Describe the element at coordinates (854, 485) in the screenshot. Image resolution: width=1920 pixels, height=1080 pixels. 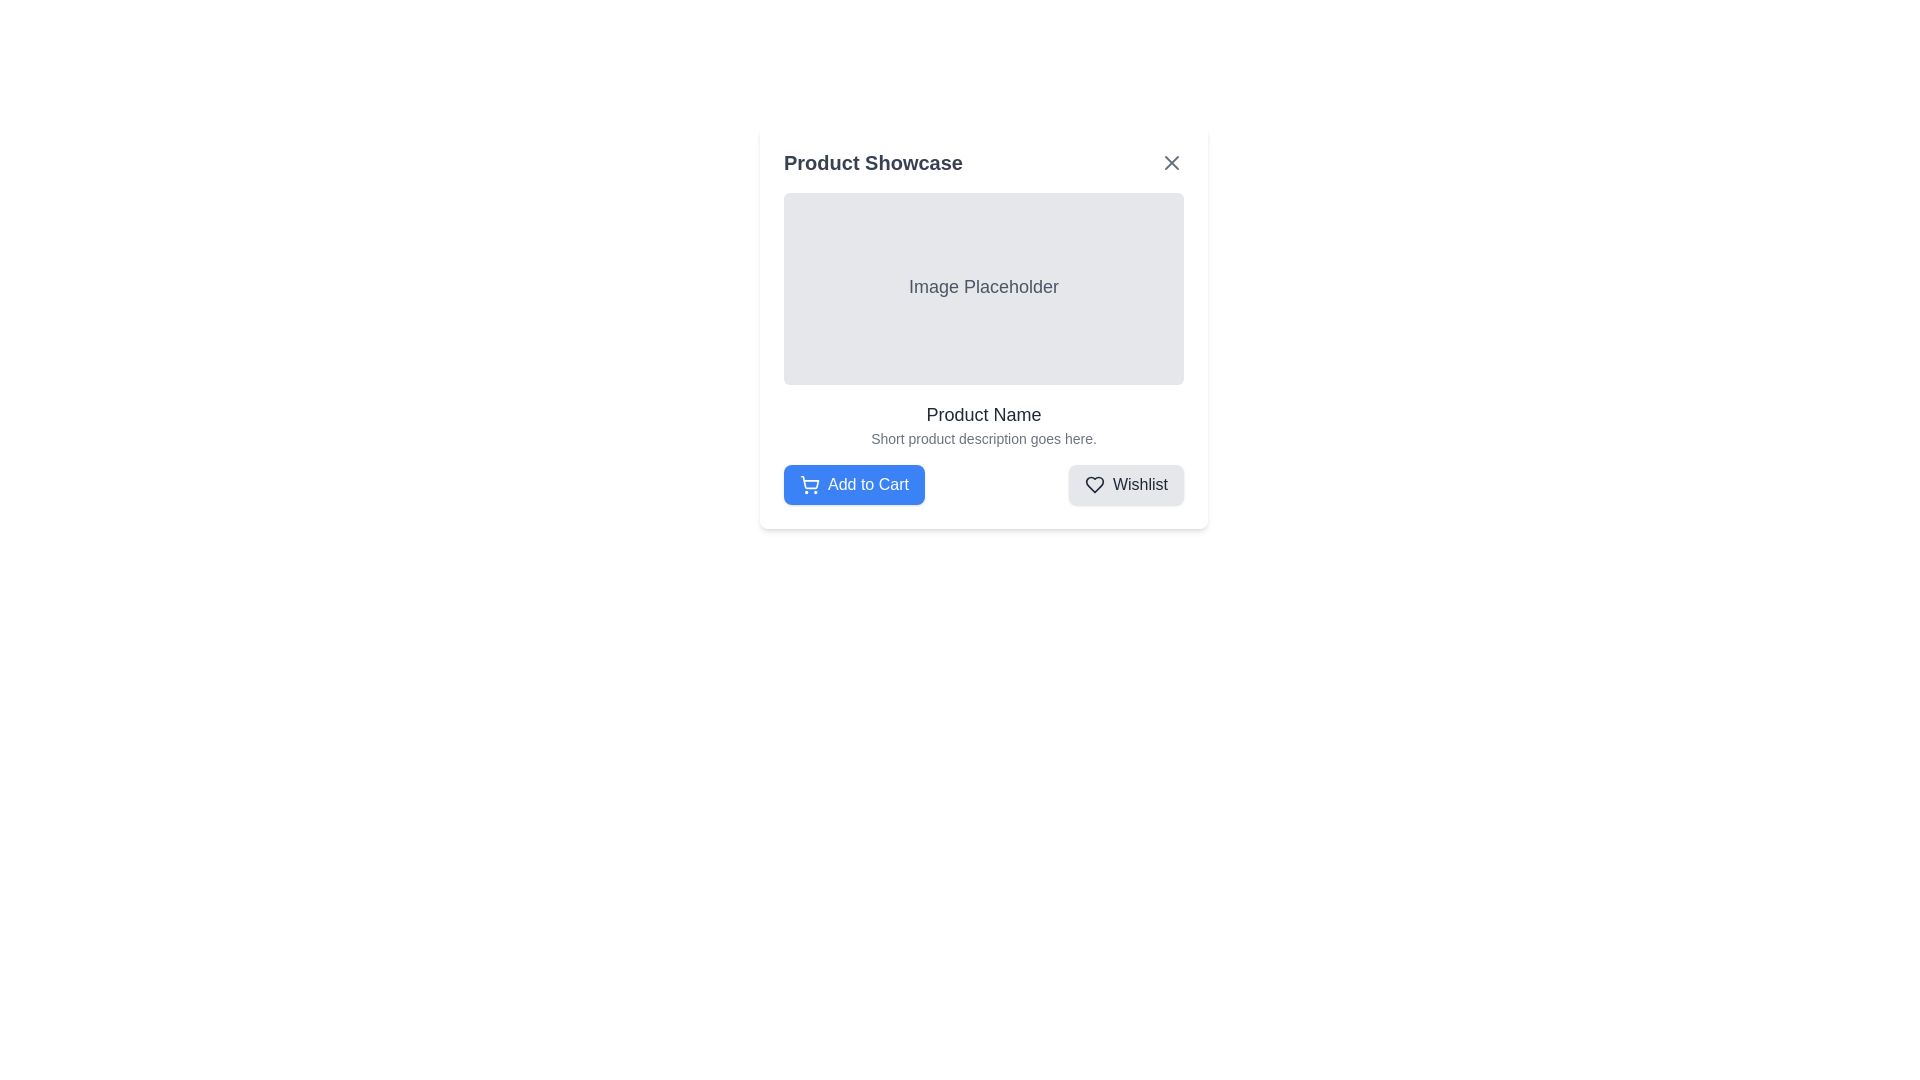
I see `the 'Add to Cart' button, which is a rectangular button with a blue background and white text, located at the bottom section of a card-like interface` at that location.